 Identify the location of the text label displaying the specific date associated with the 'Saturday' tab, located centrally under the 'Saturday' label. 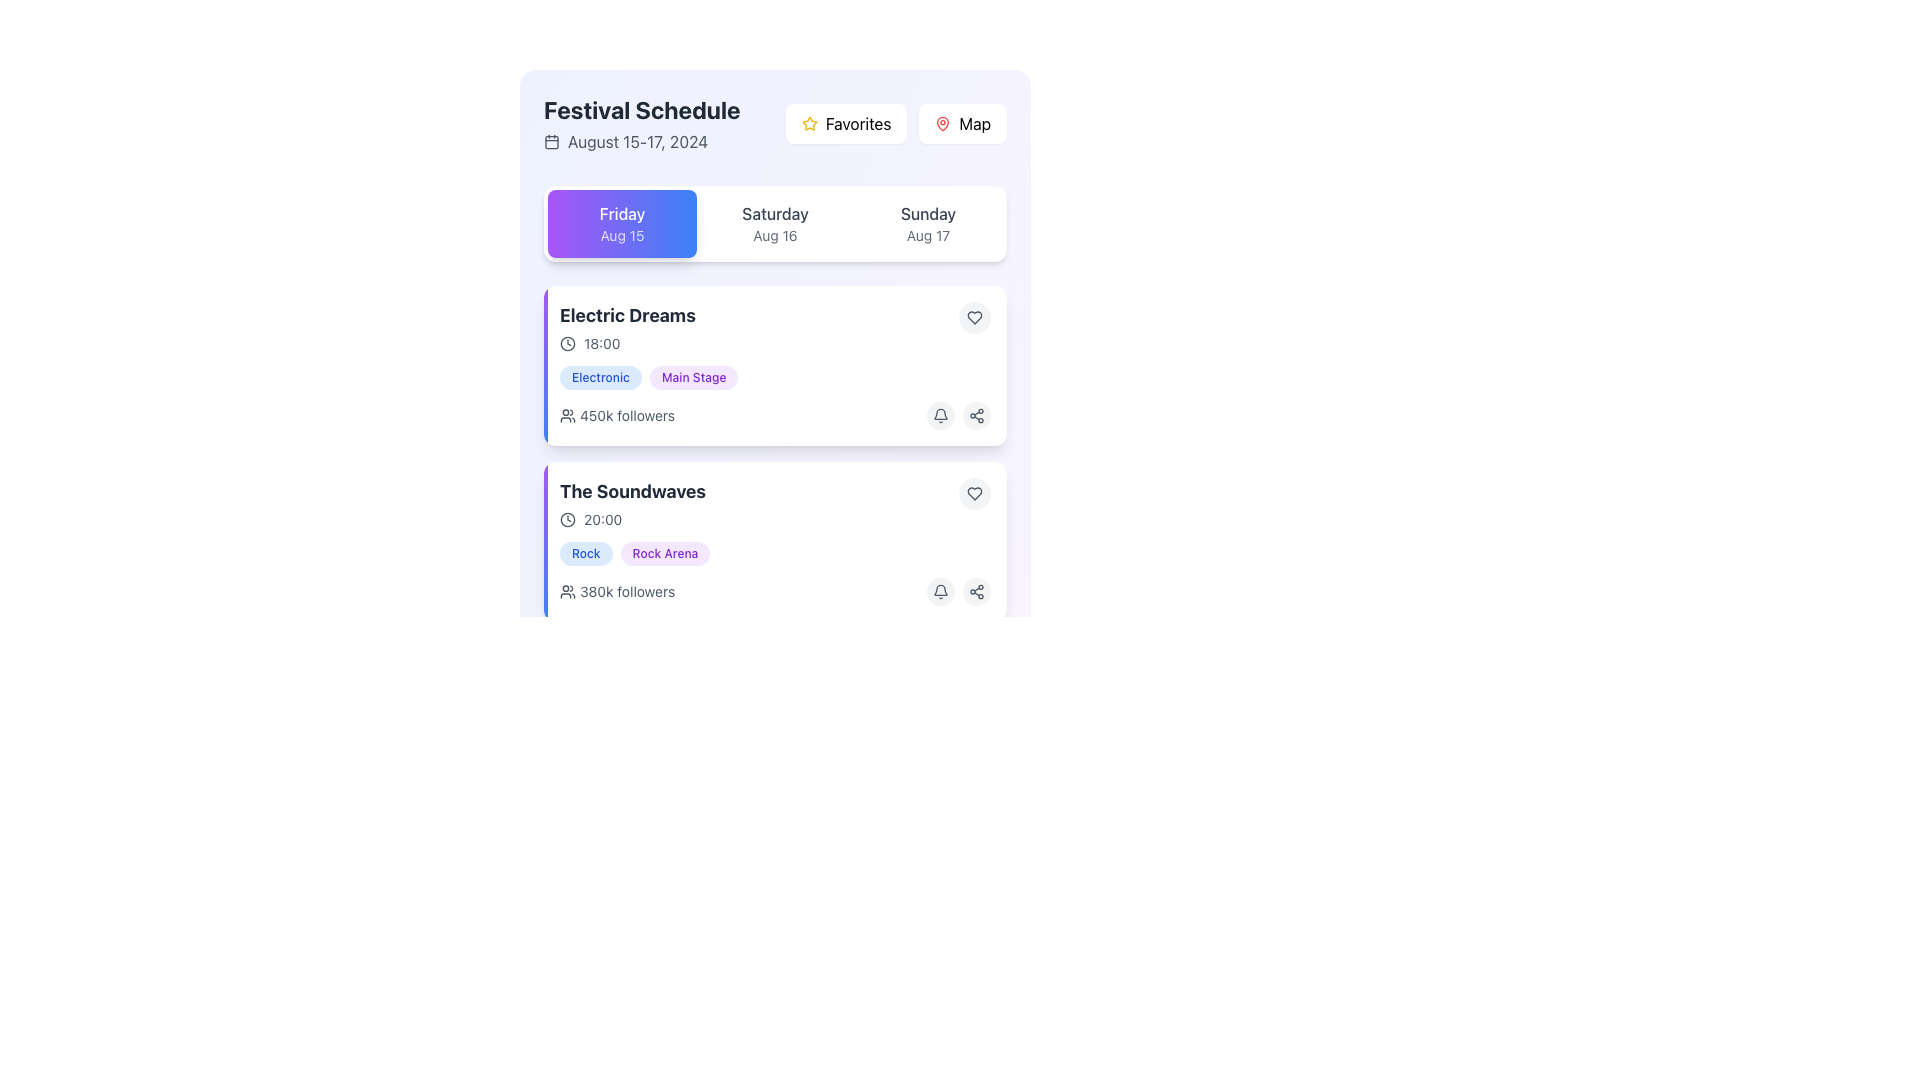
(774, 234).